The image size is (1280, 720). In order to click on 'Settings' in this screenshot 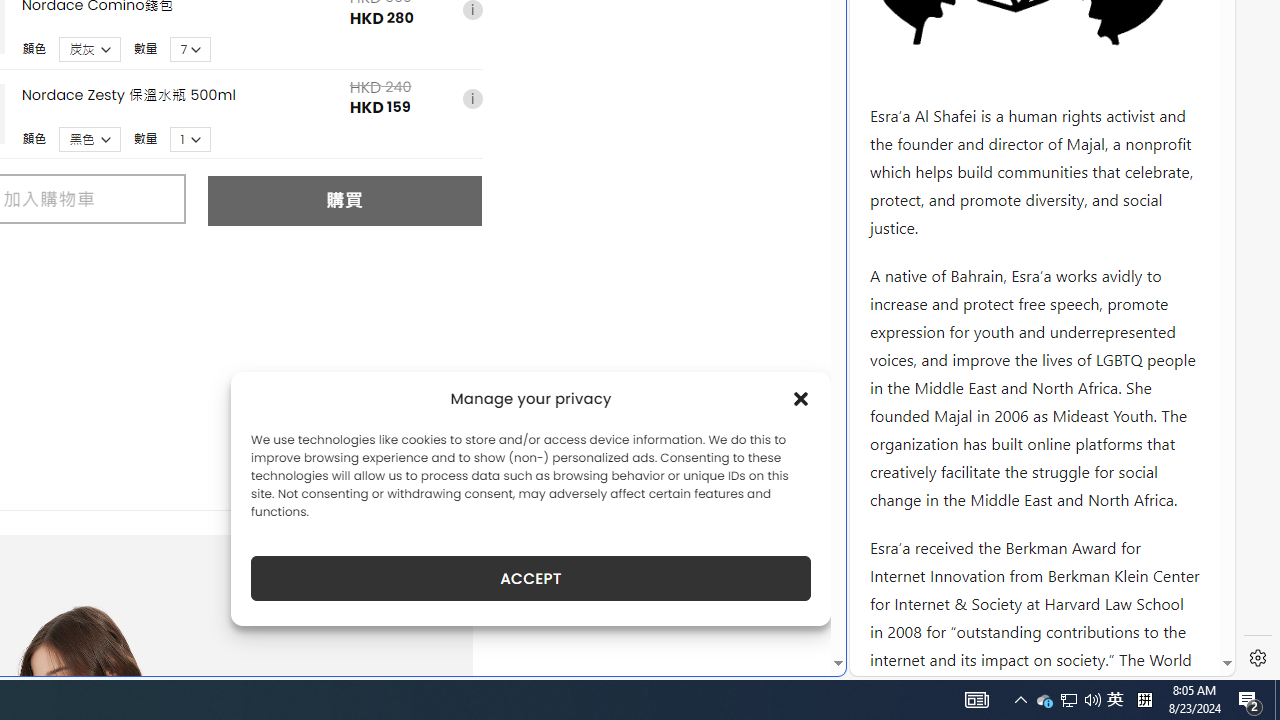, I will do `click(1257, 658)`.